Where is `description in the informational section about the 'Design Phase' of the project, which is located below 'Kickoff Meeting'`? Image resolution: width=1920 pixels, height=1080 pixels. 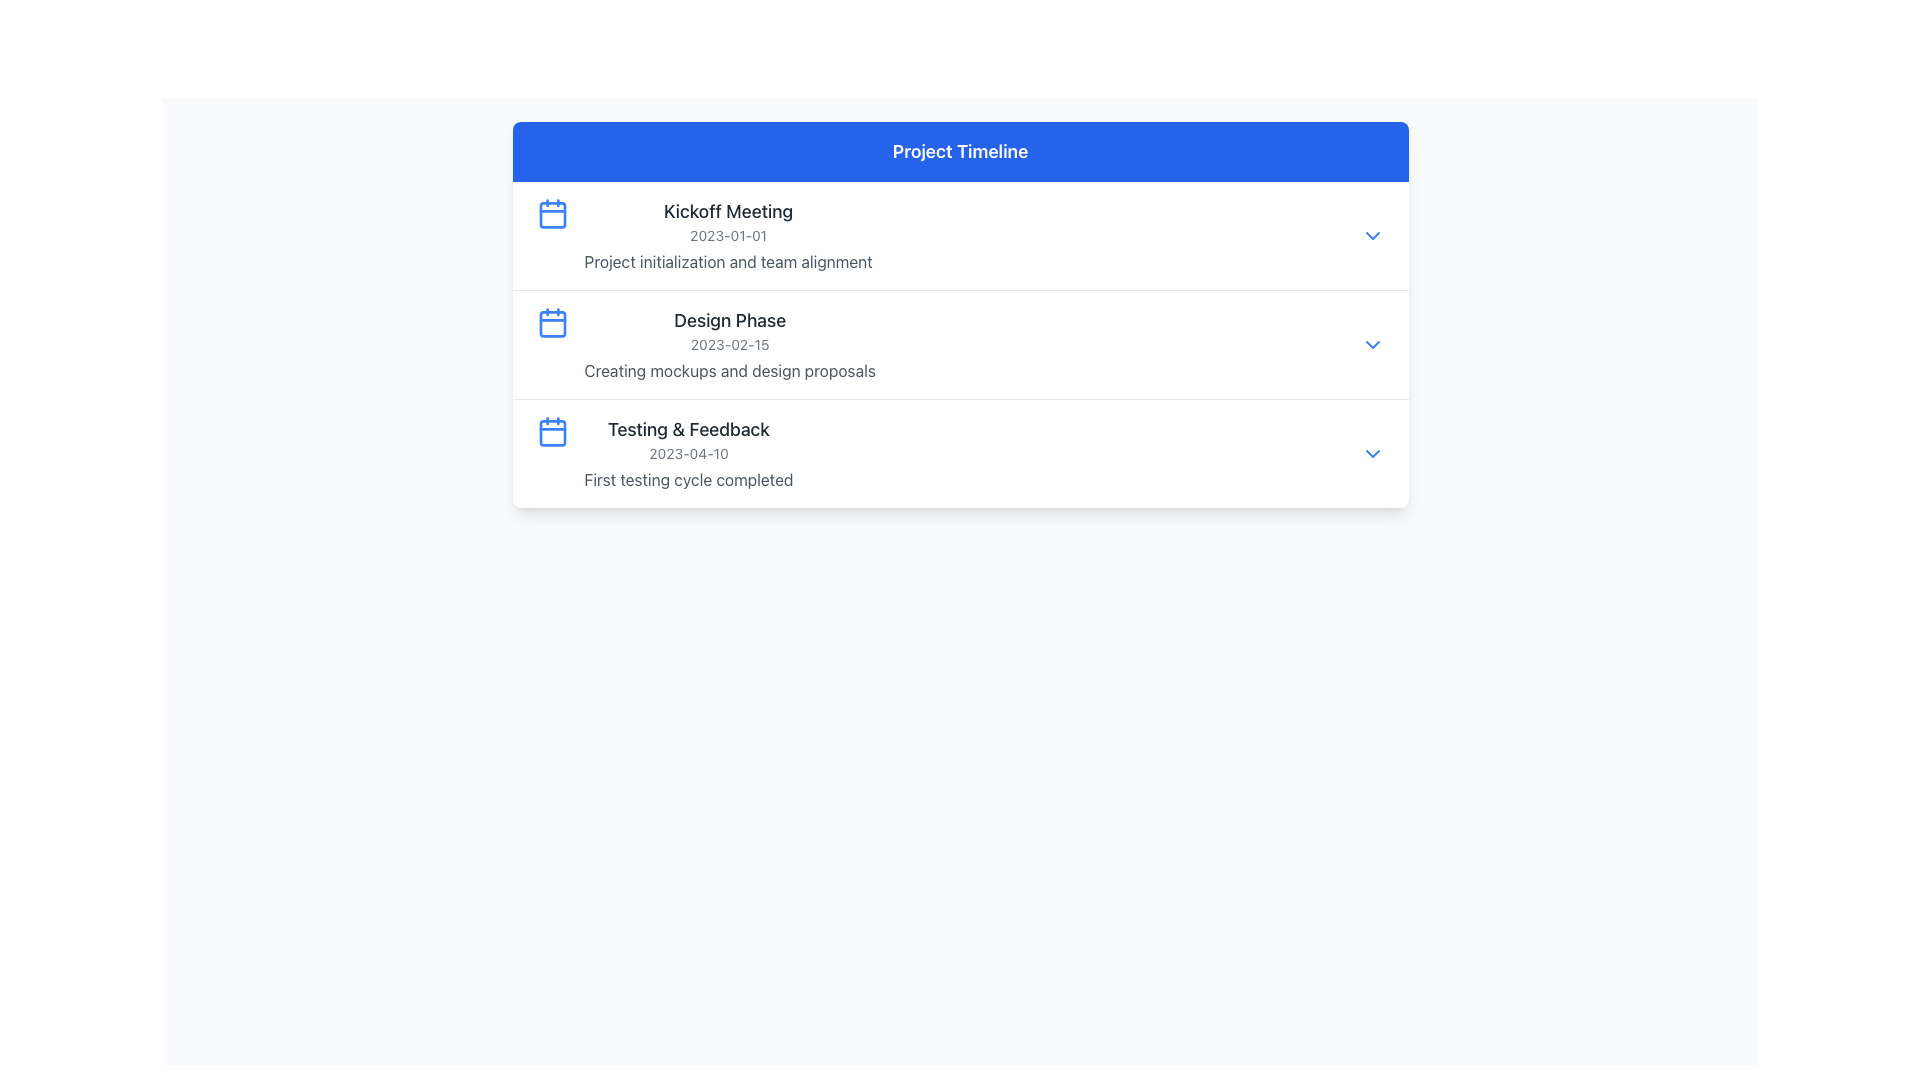
description in the informational section about the 'Design Phase' of the project, which is located below 'Kickoff Meeting' is located at coordinates (960, 343).